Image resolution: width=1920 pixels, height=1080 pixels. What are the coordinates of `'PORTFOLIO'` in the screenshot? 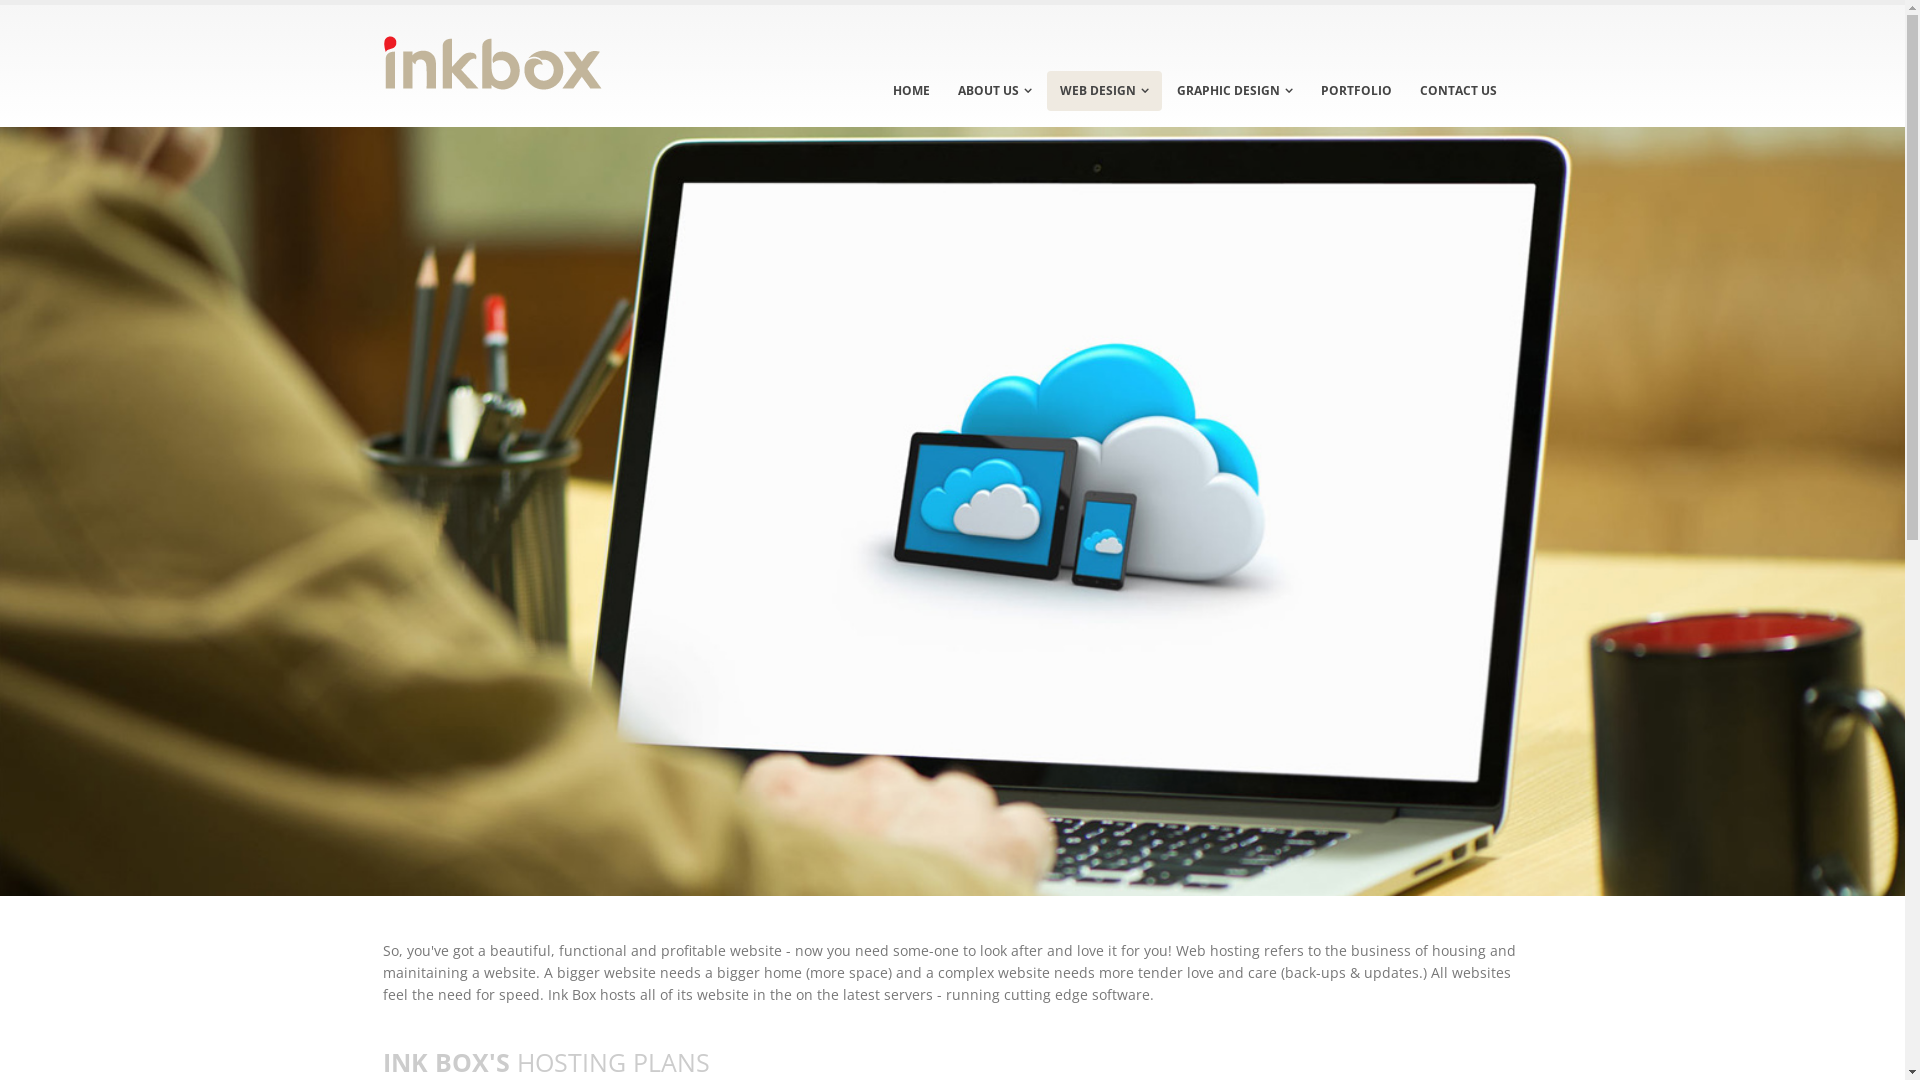 It's located at (1356, 91).